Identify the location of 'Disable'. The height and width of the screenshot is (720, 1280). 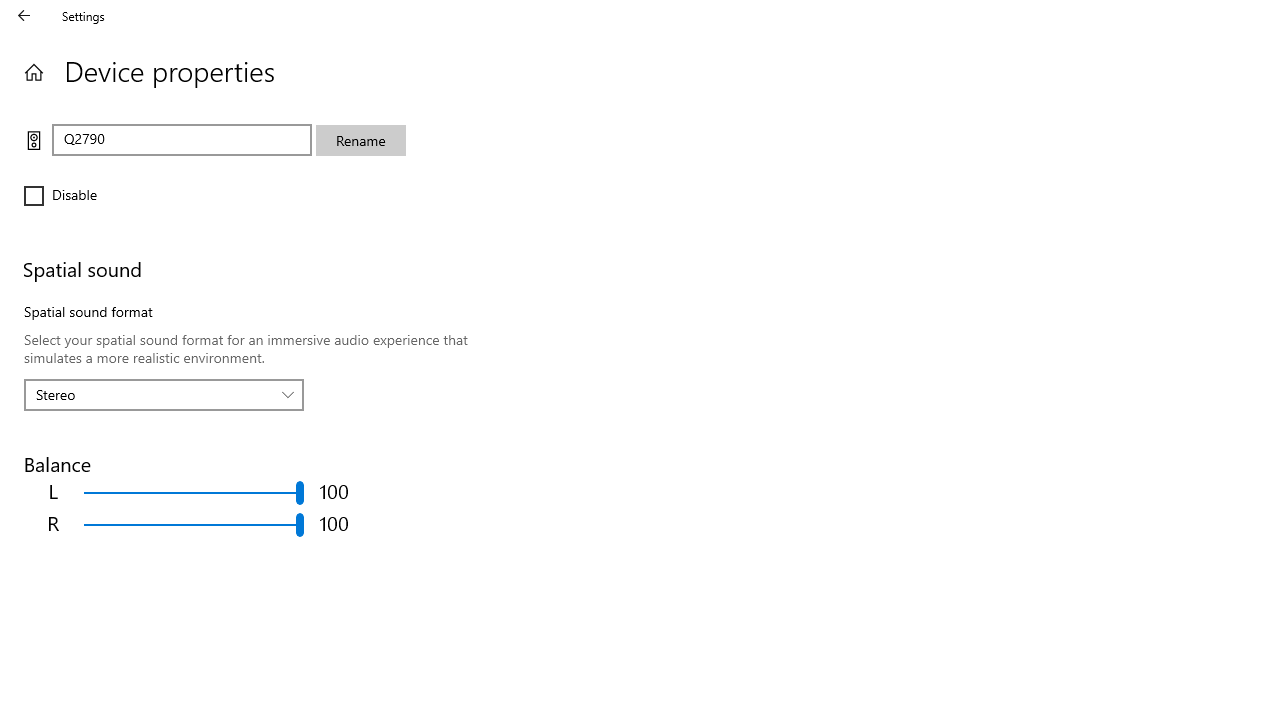
(82, 195).